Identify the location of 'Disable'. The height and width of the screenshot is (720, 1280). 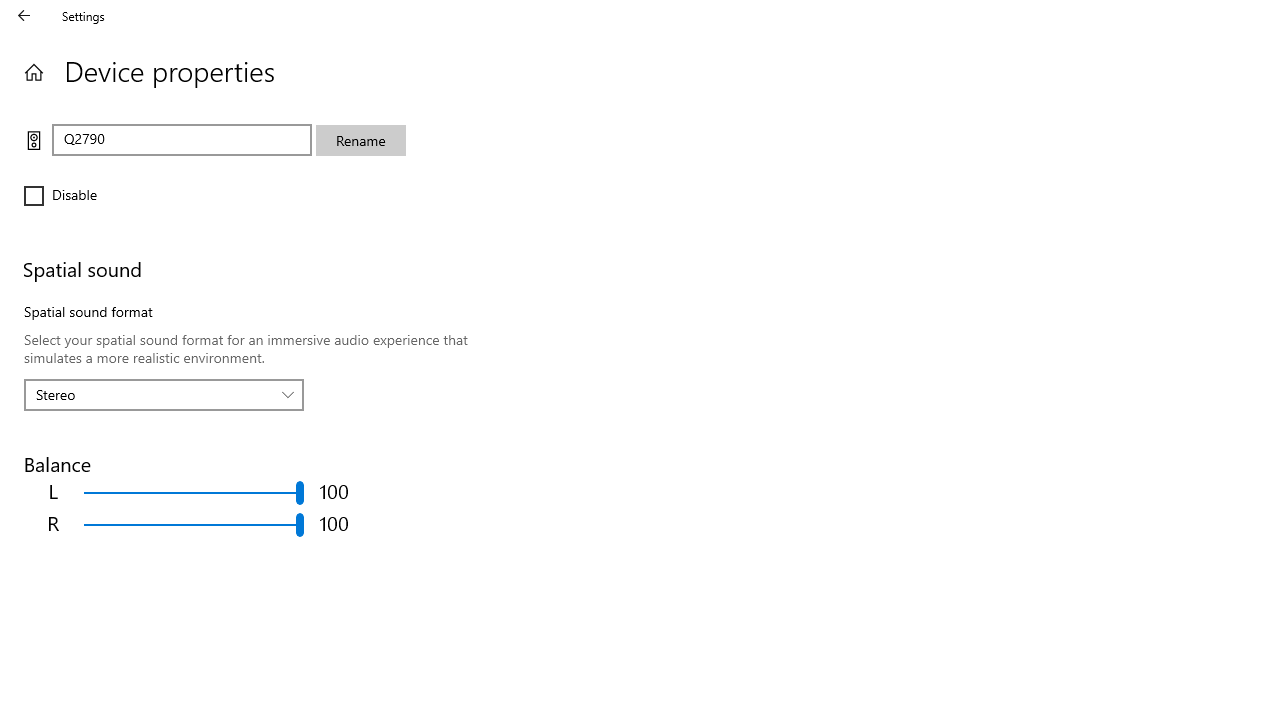
(82, 195).